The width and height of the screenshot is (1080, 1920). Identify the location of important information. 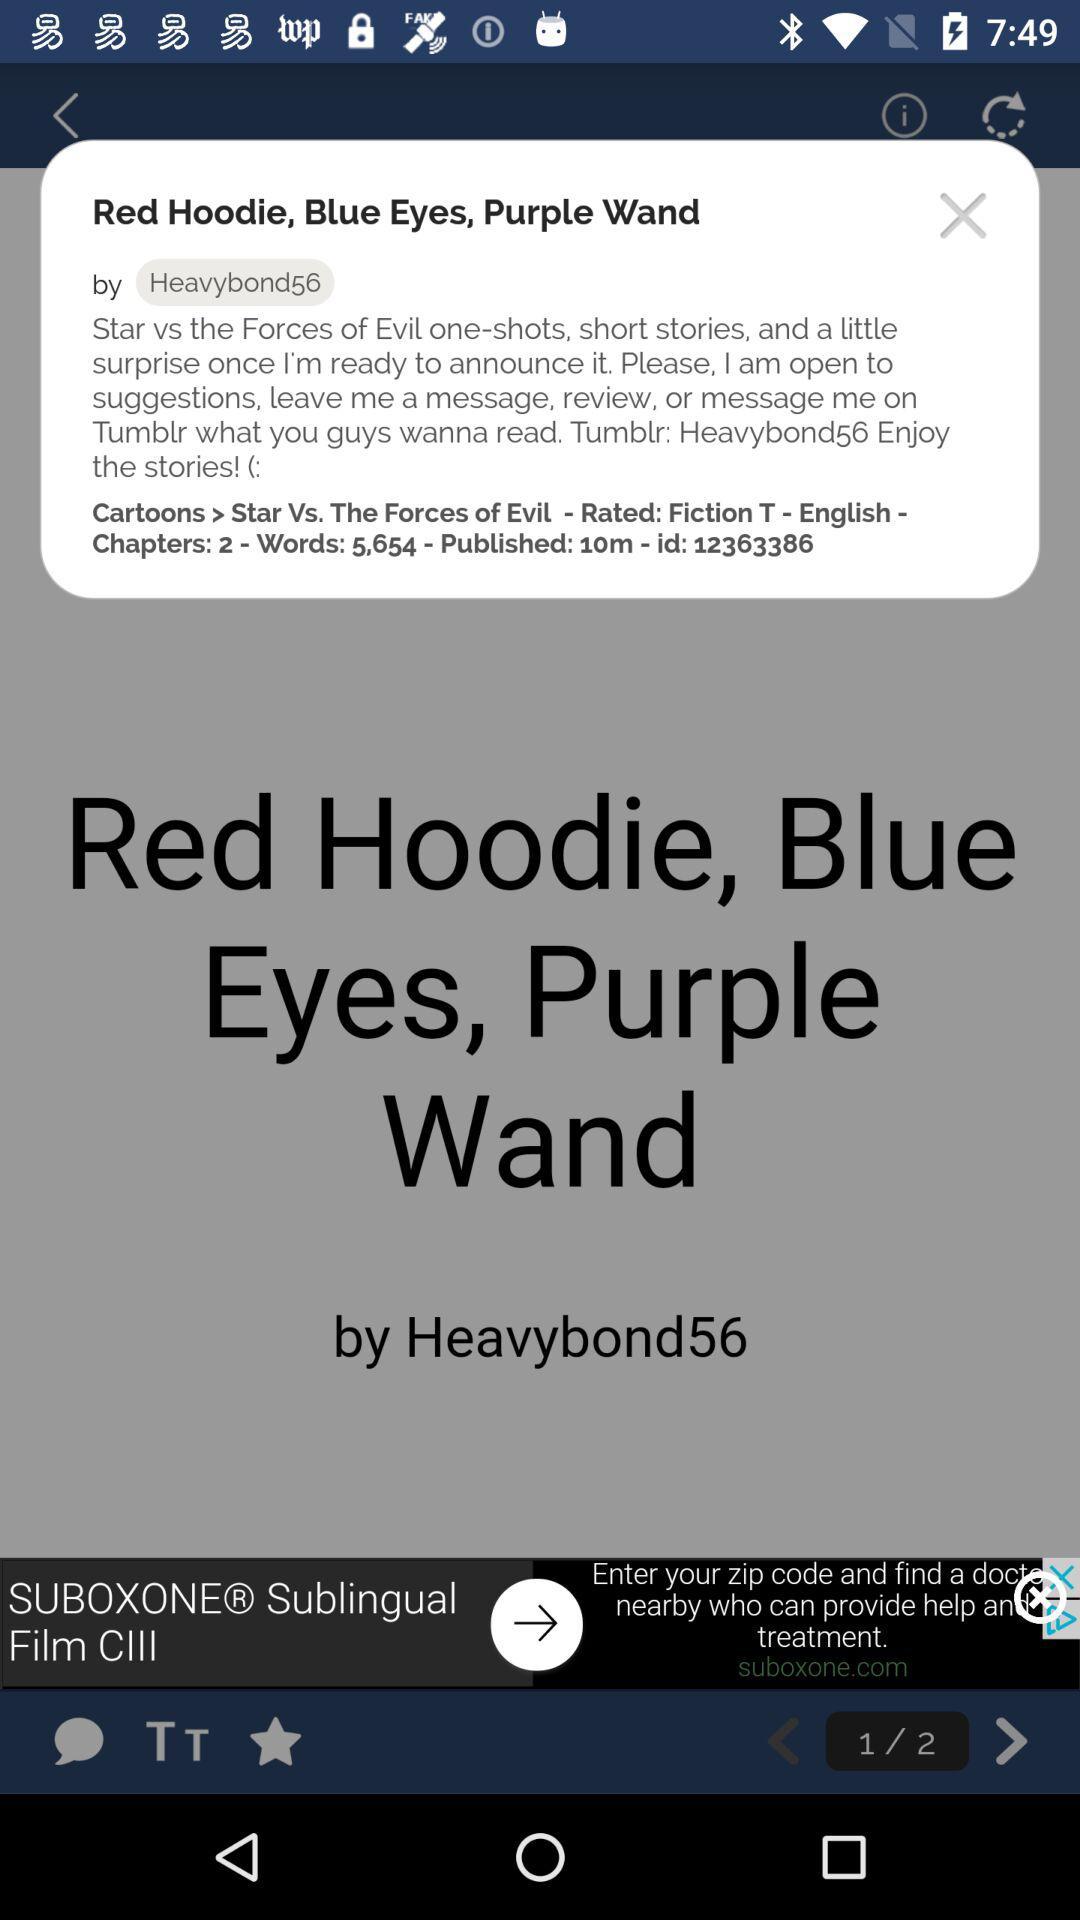
(890, 114).